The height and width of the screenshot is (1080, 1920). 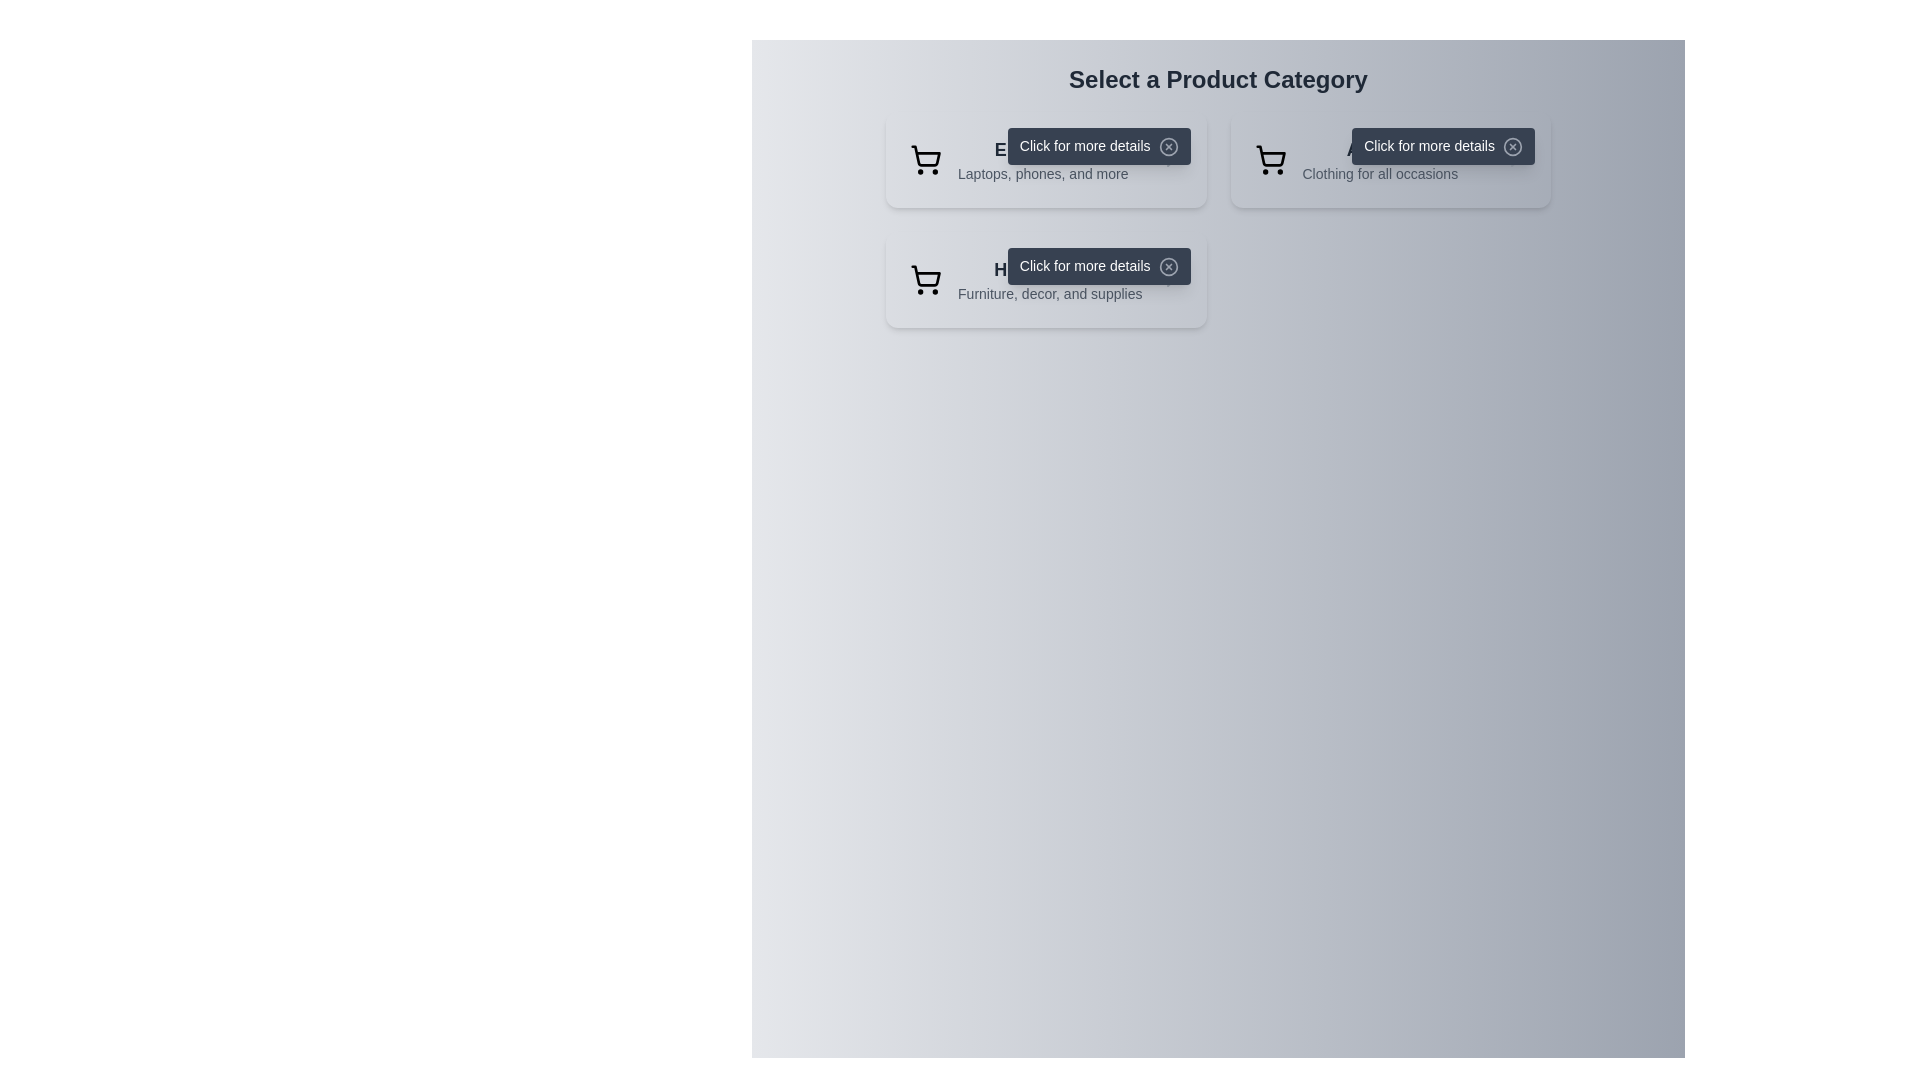 I want to click on the shopping cart icon located at the top-left corner of the 'Electronics' card, which is represented as an outline-style SVG graphic, so click(x=925, y=158).